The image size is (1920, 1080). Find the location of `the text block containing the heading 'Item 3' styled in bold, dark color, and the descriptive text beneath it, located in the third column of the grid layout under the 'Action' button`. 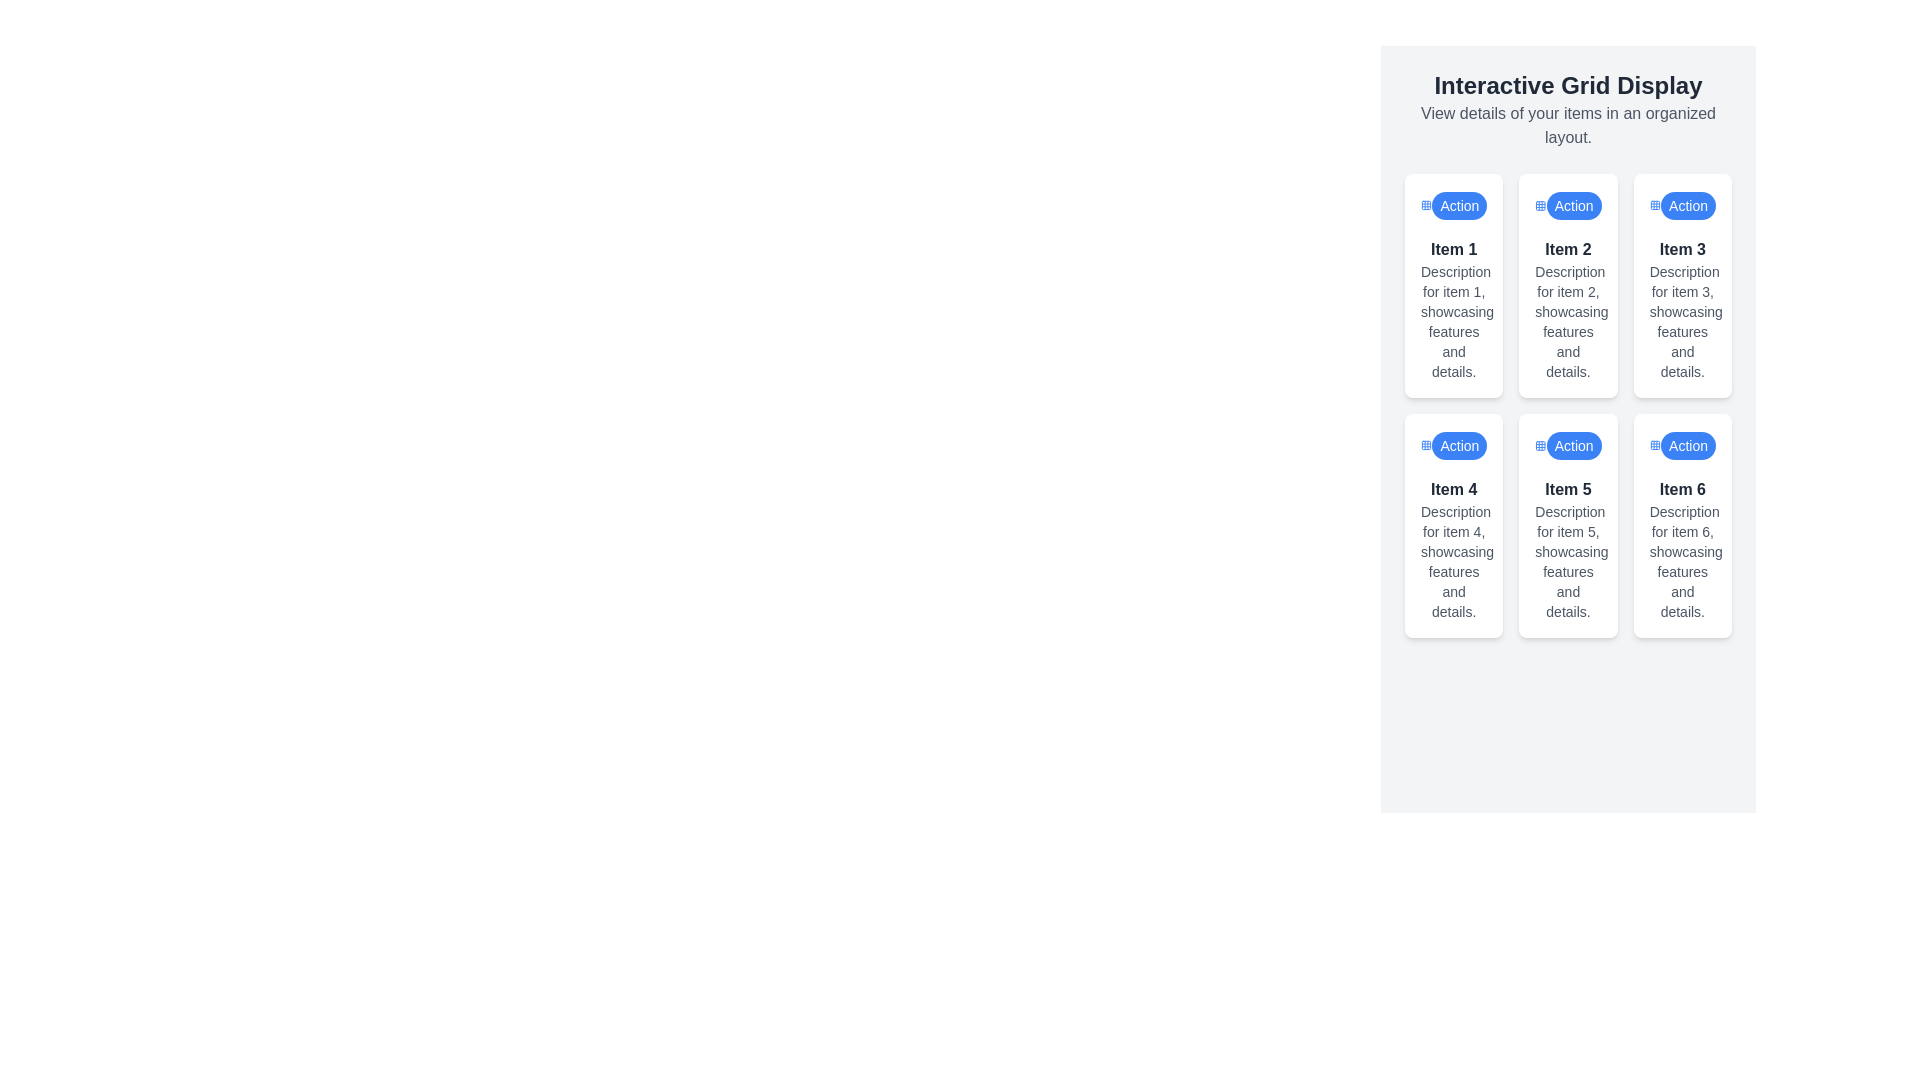

the text block containing the heading 'Item 3' styled in bold, dark color, and the descriptive text beneath it, located in the third column of the grid layout under the 'Action' button is located at coordinates (1681, 309).